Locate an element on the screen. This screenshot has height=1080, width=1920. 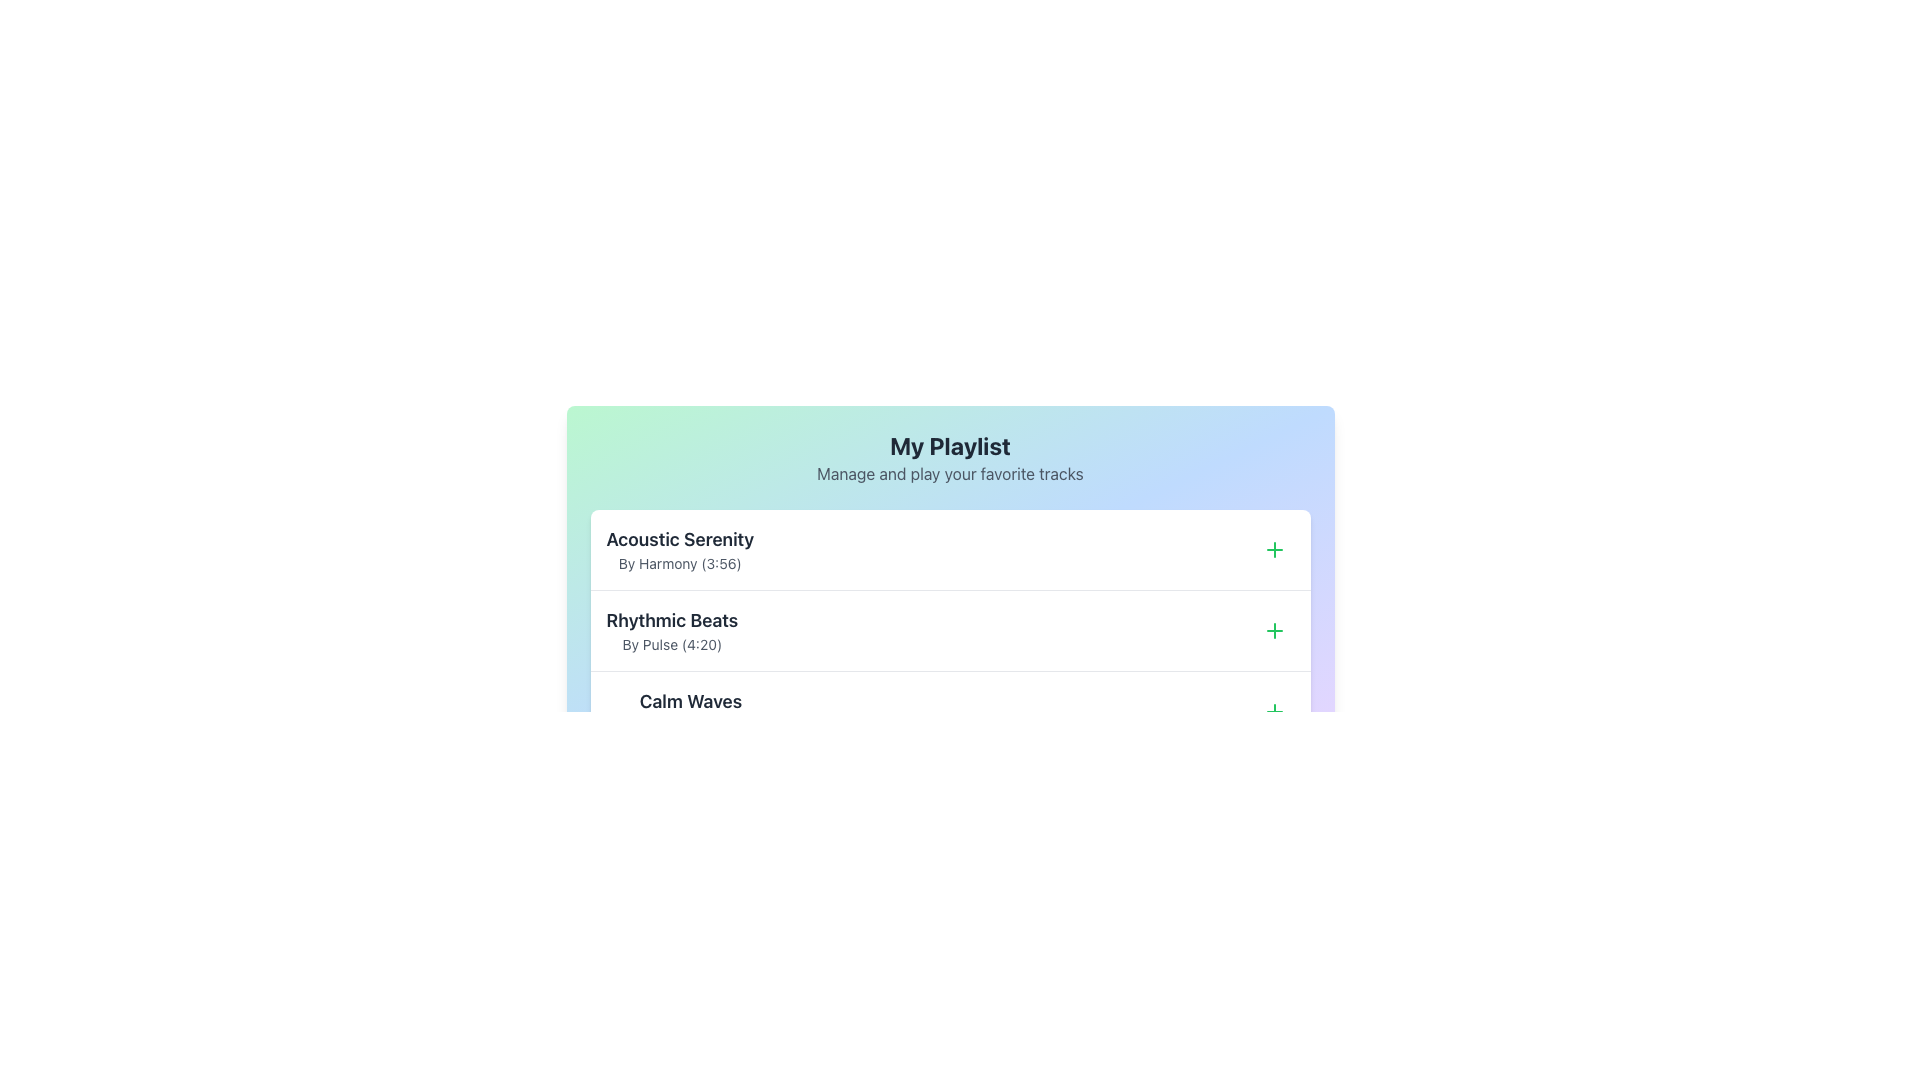
the Text Display Component that shows 'Rhythmic Beats' and 'By Pulse (4:20)' in the 'My Playlist' section is located at coordinates (672, 631).